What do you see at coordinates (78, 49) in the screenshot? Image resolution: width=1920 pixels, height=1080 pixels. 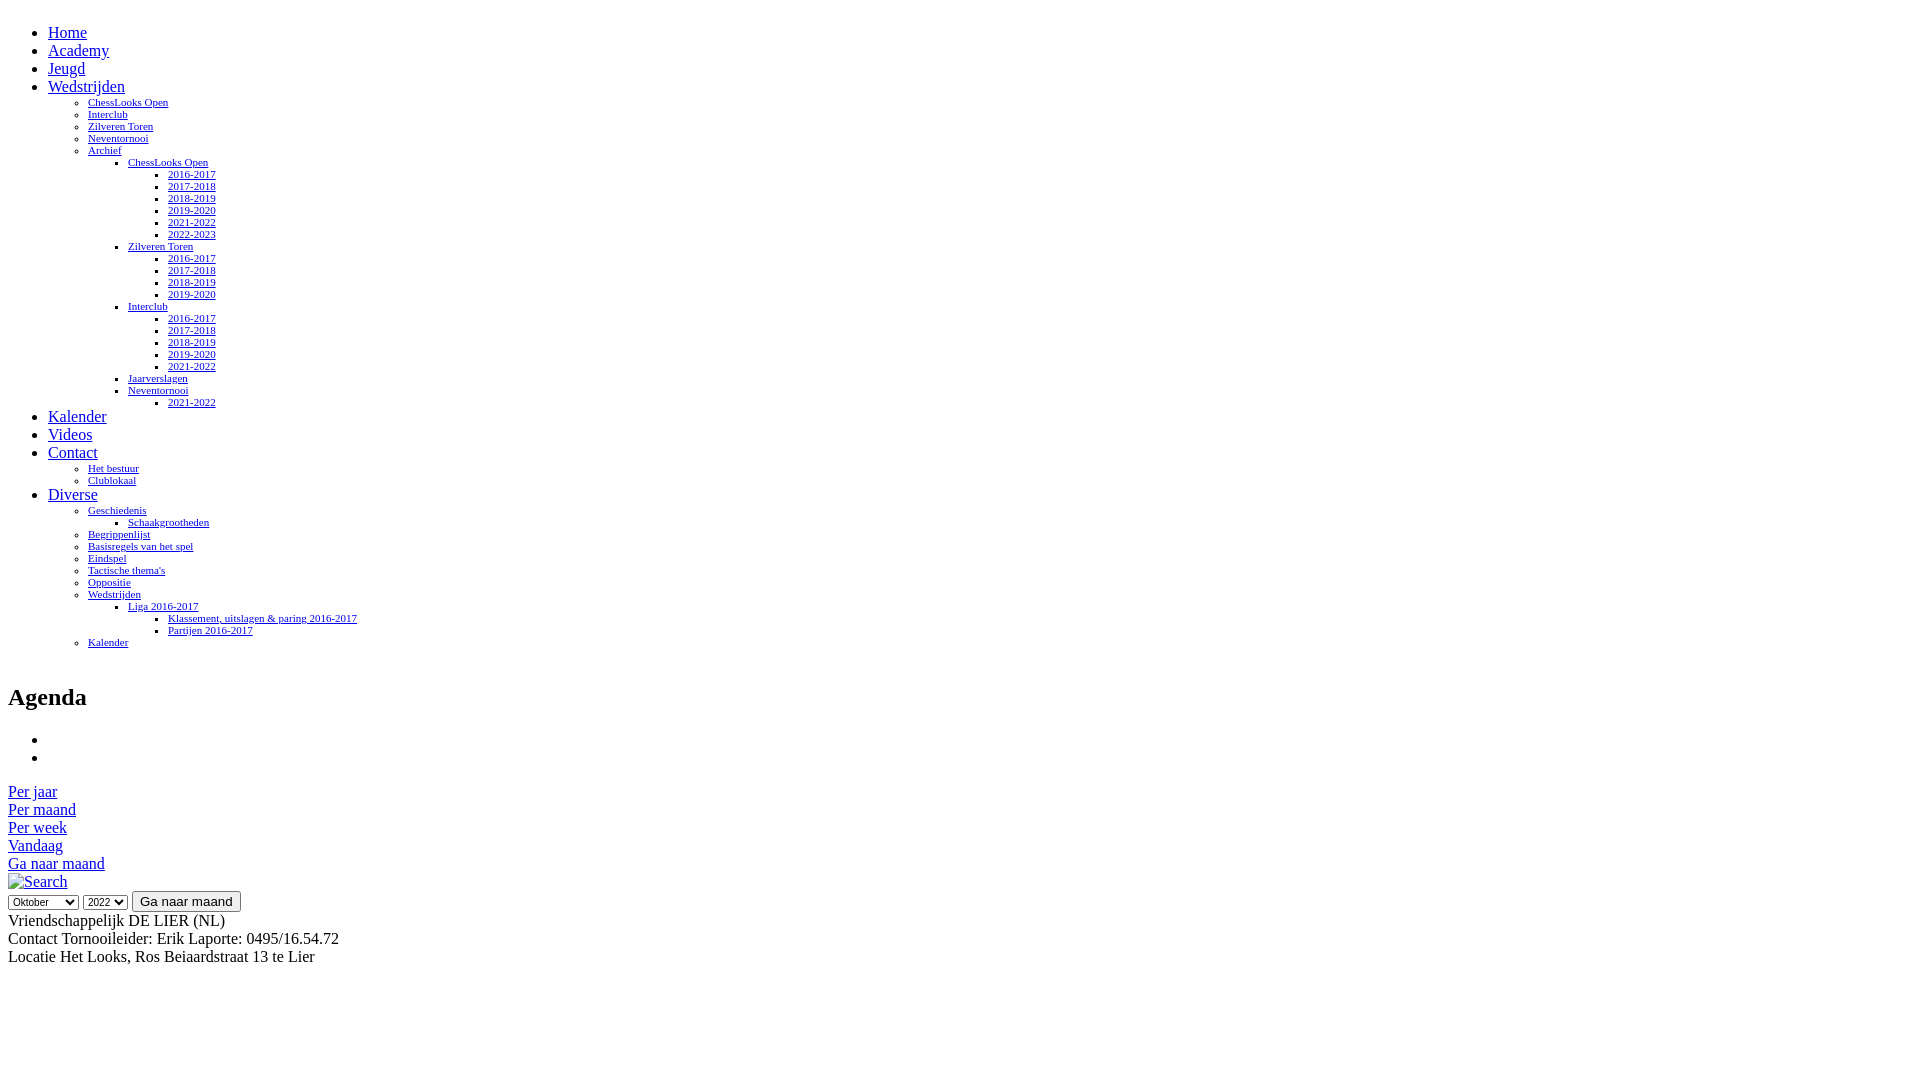 I see `'Academy'` at bounding box center [78, 49].